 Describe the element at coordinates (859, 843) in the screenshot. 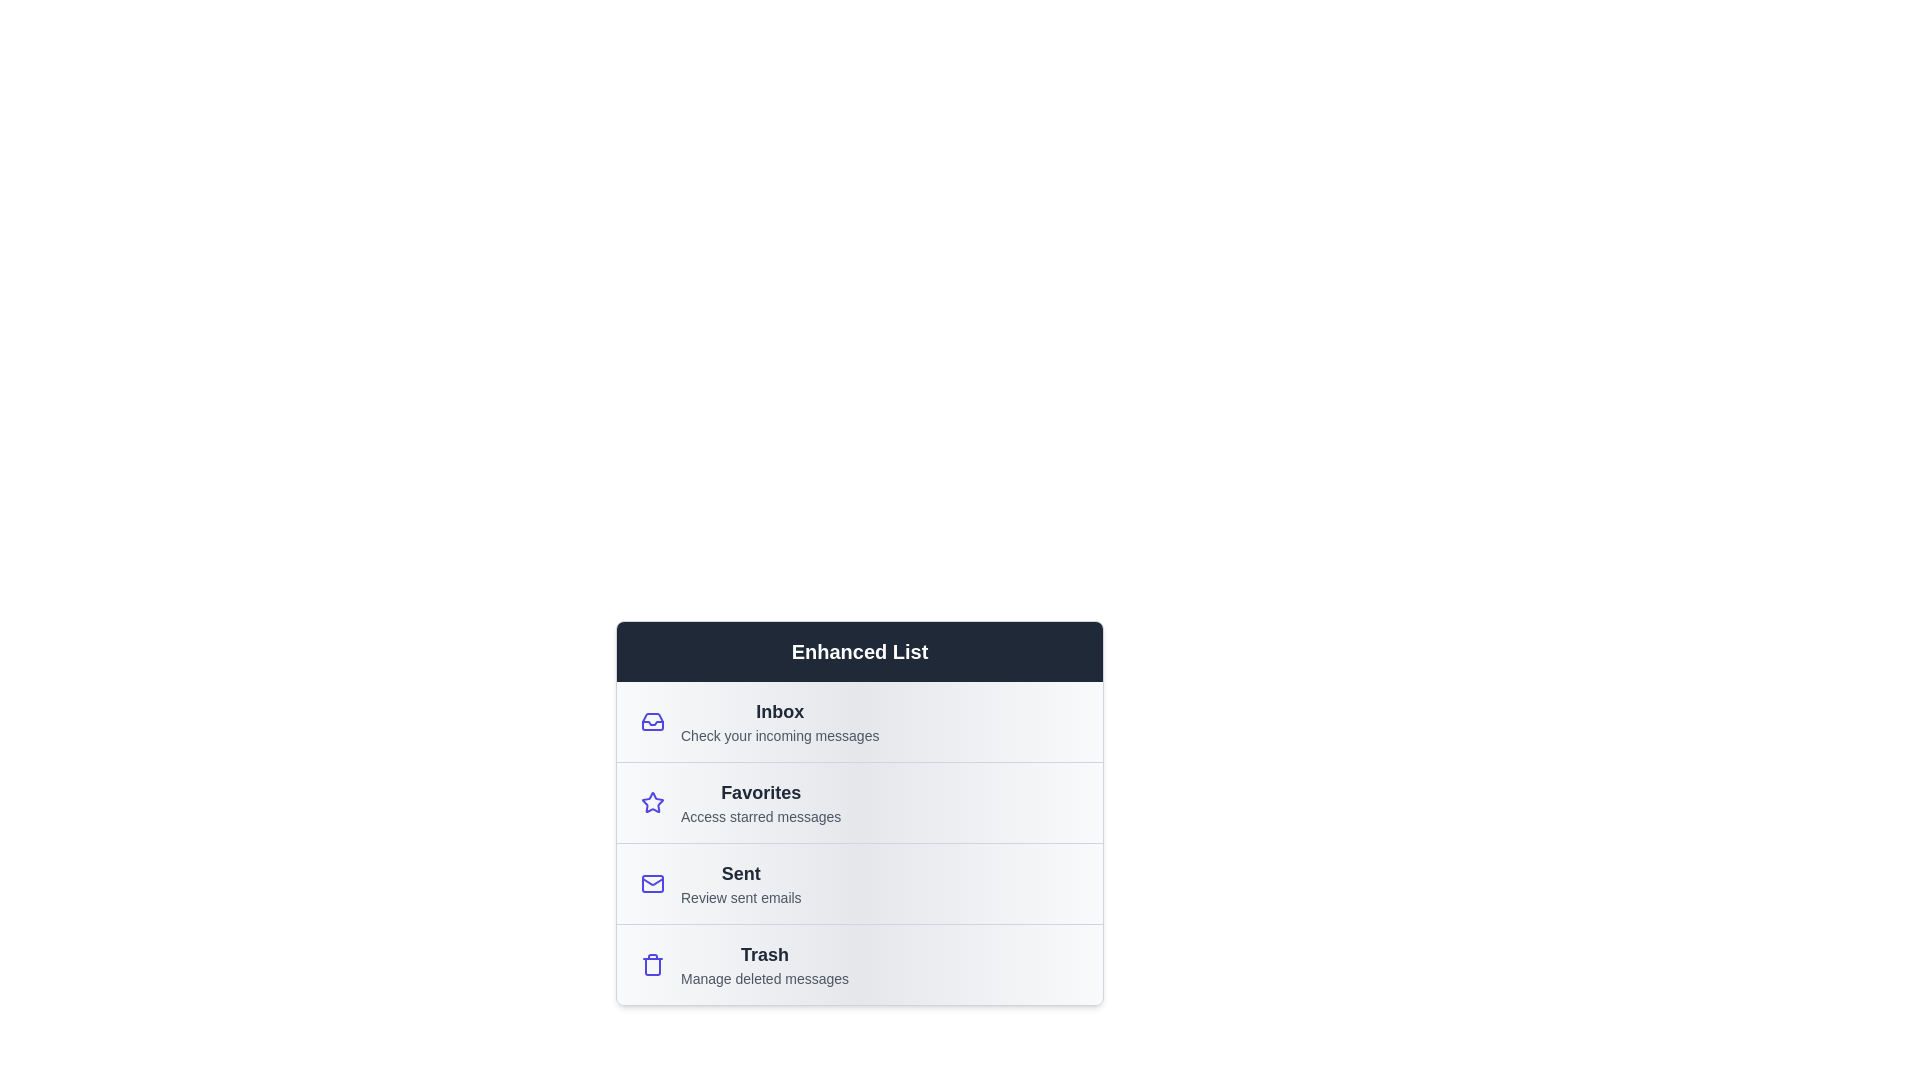

I see `the 'Favorites' item in the navigation menu of the Enhanced List` at that location.